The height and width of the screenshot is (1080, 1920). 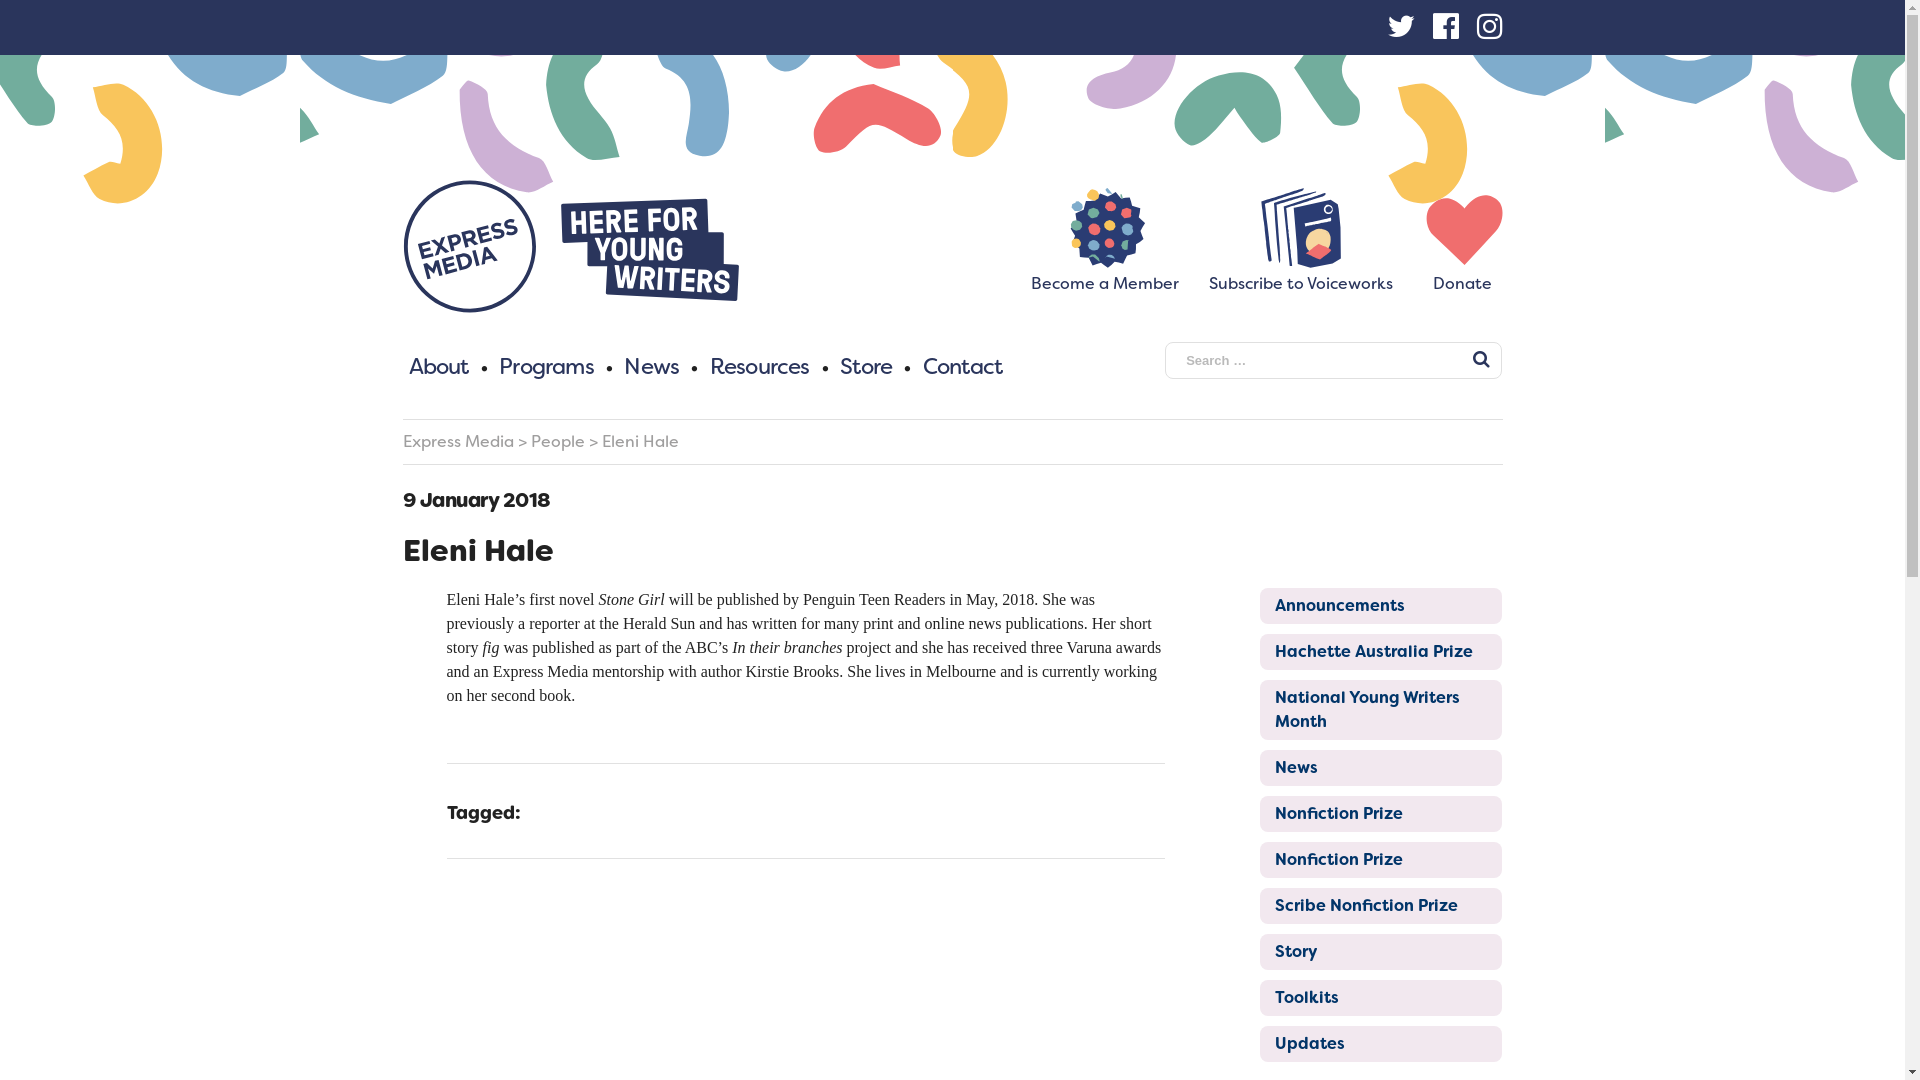 What do you see at coordinates (1380, 813) in the screenshot?
I see `'Nonfiction Prize'` at bounding box center [1380, 813].